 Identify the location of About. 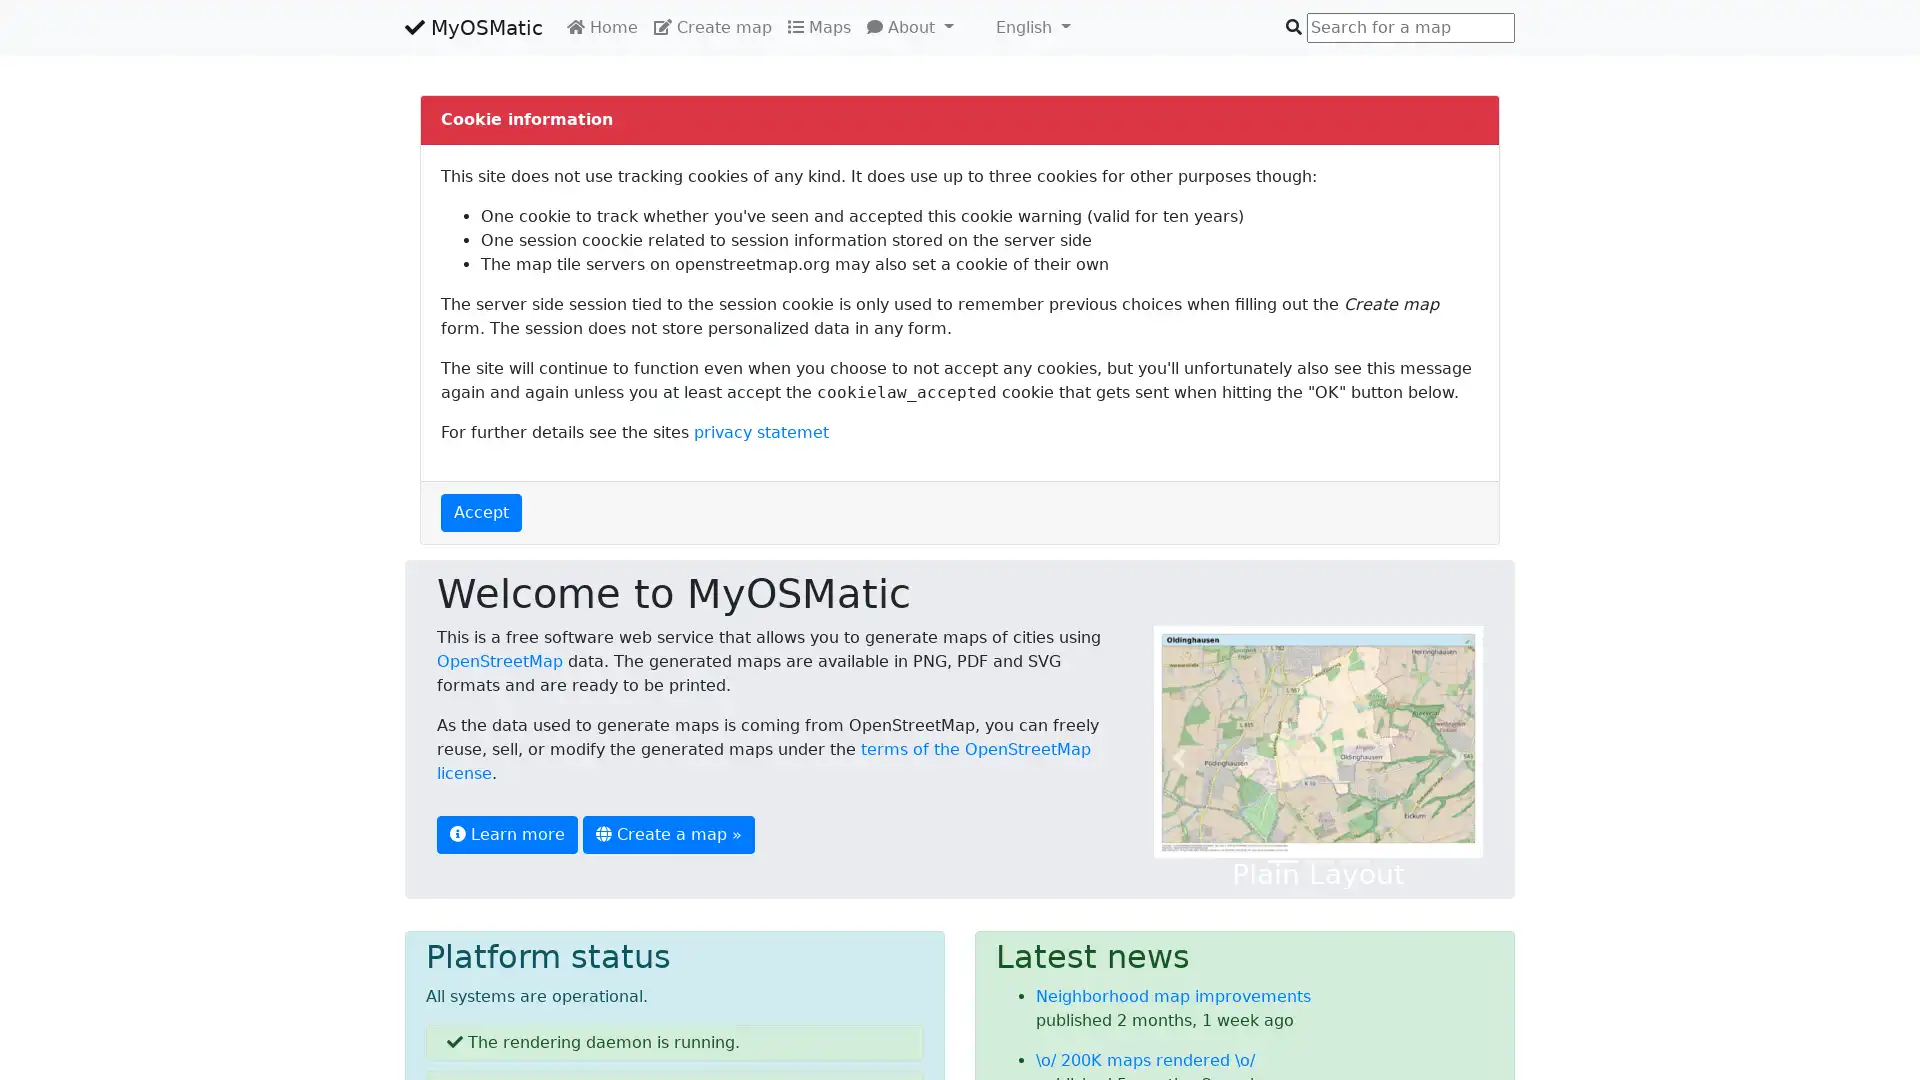
(909, 27).